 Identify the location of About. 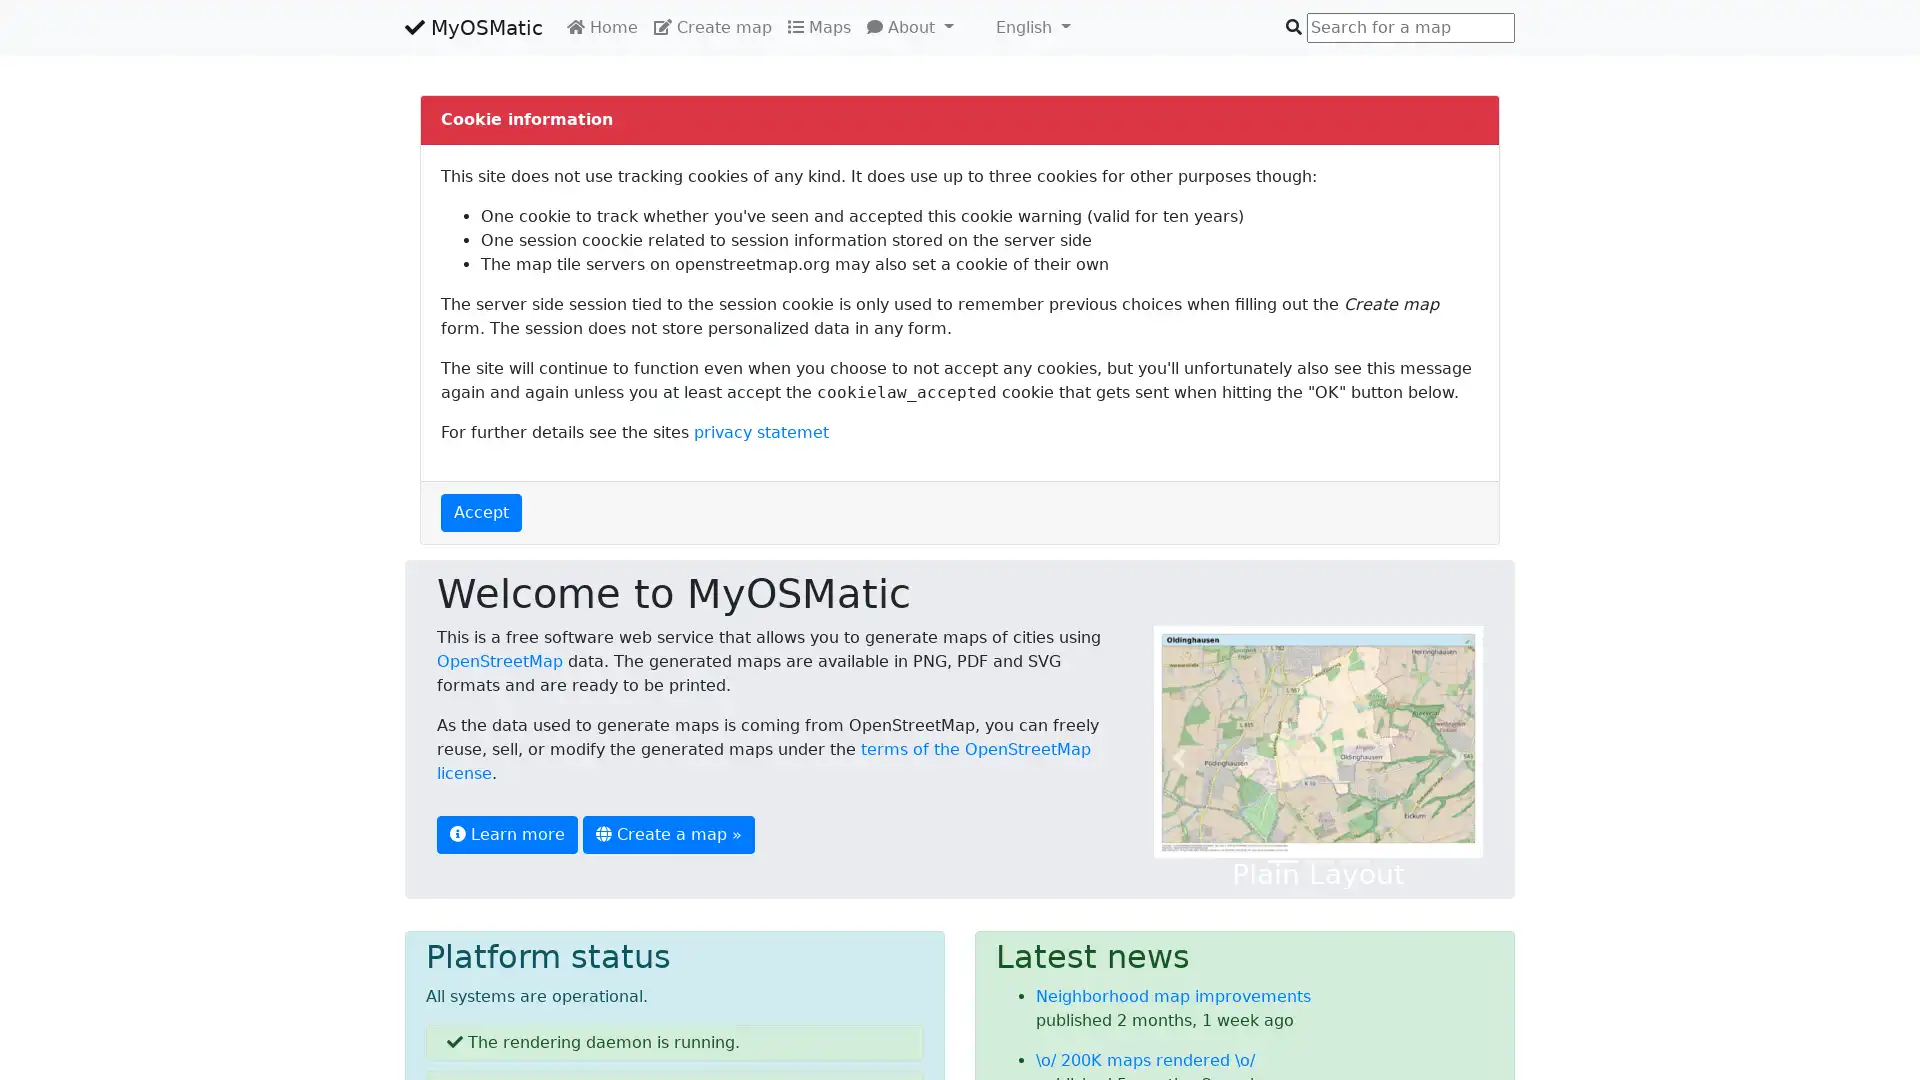
(909, 27).